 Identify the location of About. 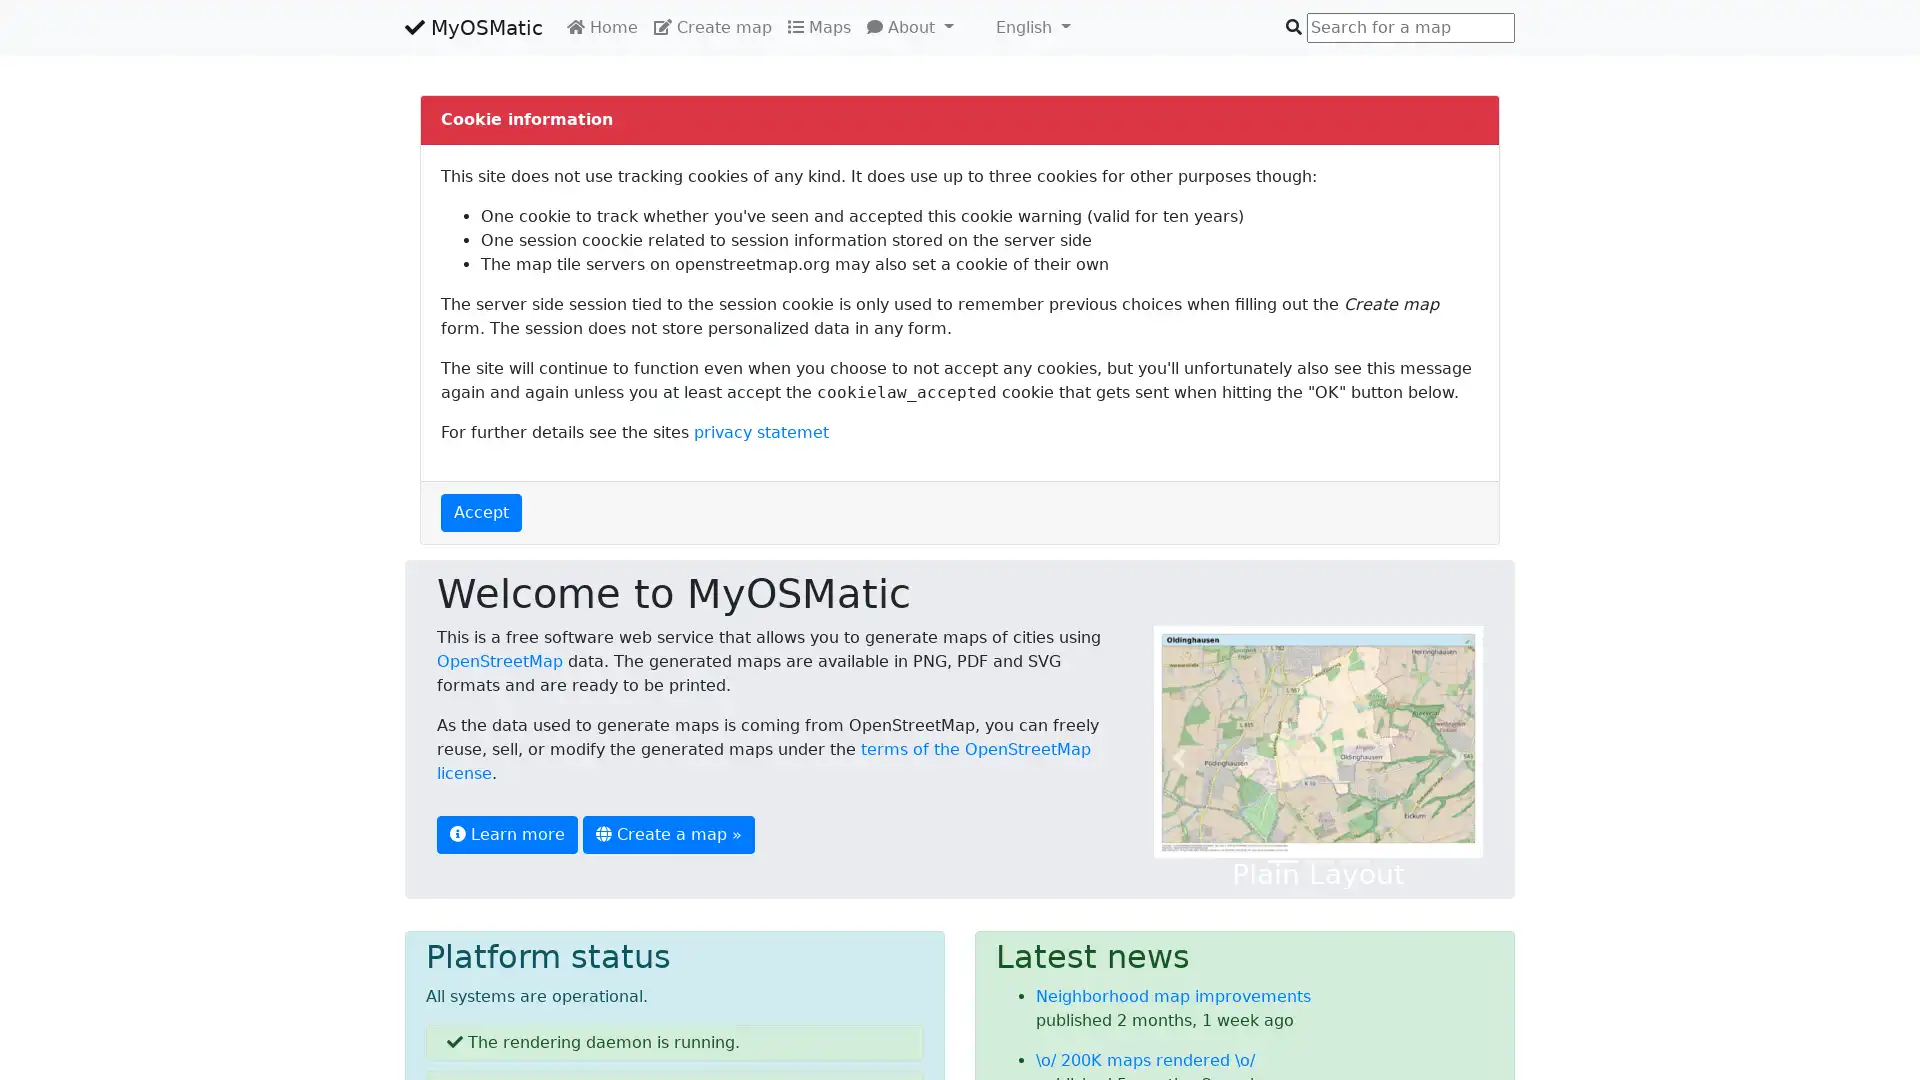
(909, 27).